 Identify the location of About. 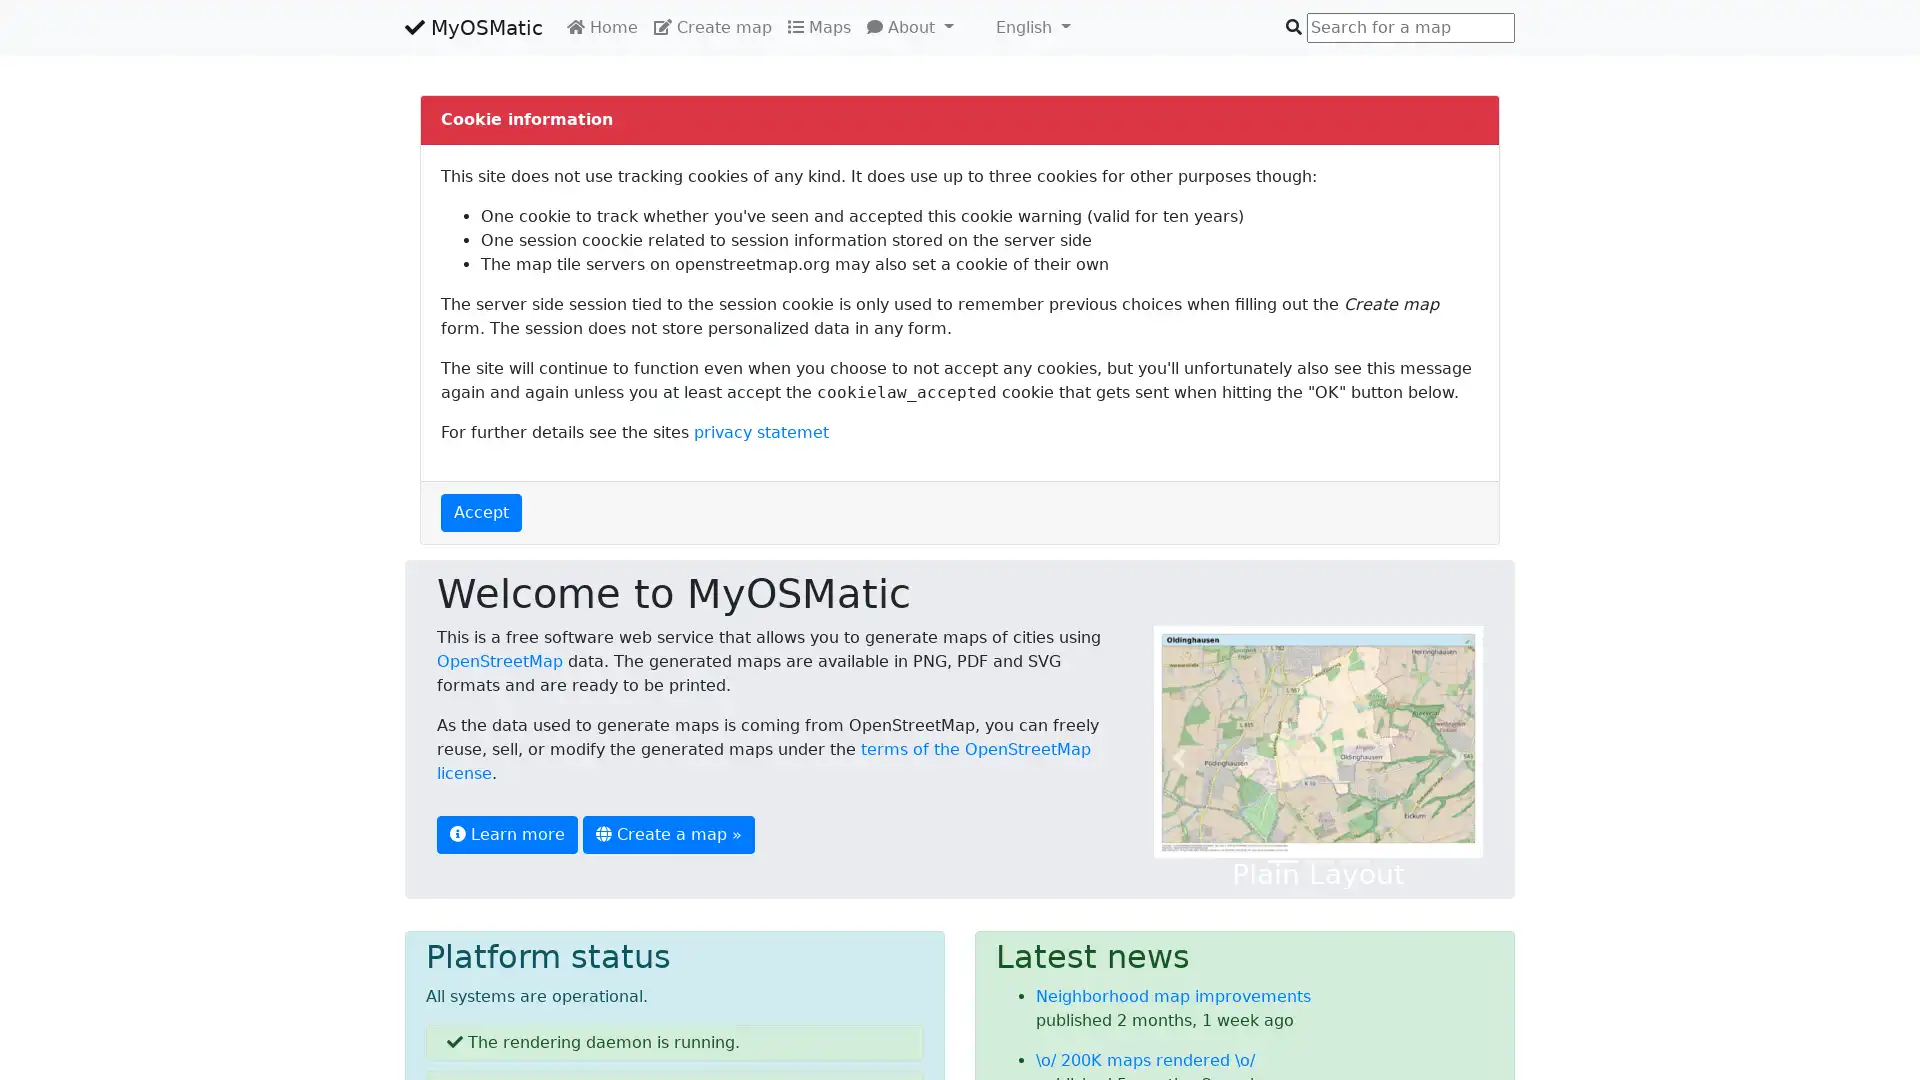
(909, 27).